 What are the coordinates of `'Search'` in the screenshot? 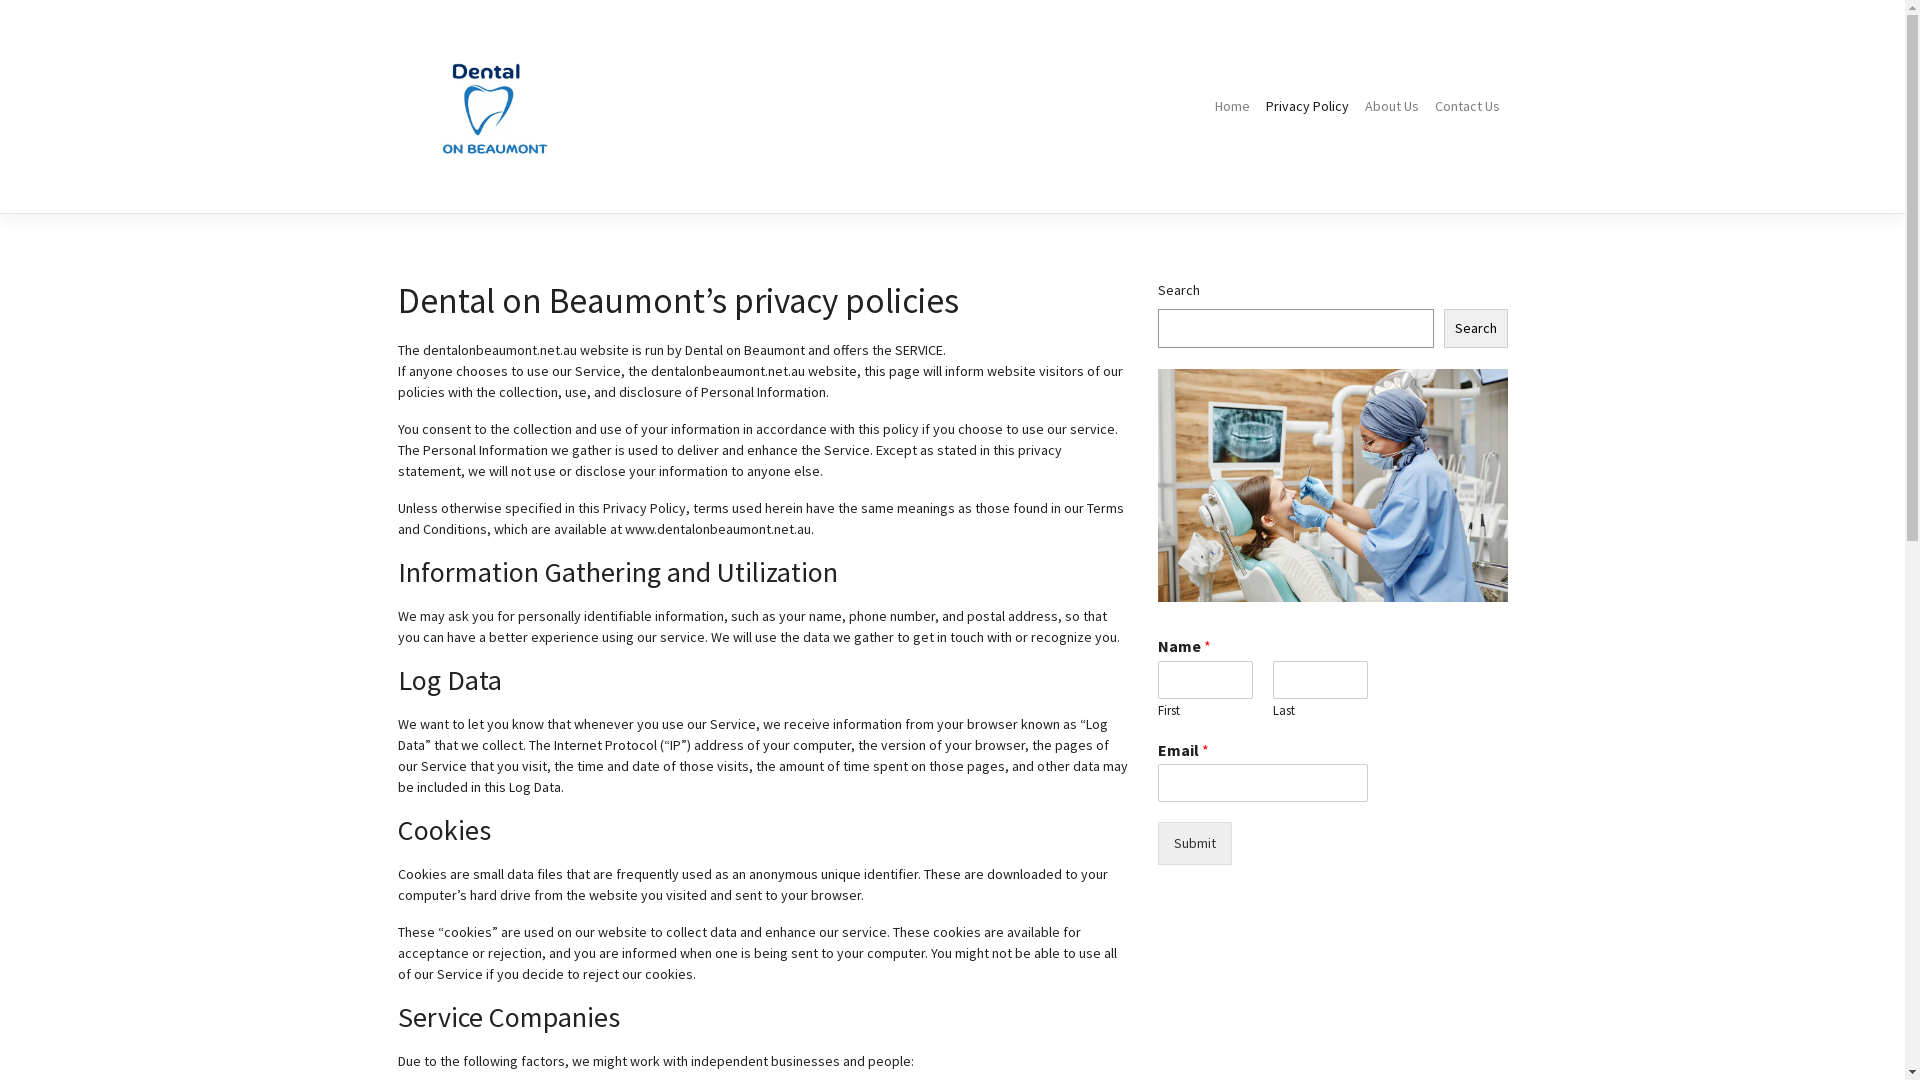 It's located at (1476, 327).